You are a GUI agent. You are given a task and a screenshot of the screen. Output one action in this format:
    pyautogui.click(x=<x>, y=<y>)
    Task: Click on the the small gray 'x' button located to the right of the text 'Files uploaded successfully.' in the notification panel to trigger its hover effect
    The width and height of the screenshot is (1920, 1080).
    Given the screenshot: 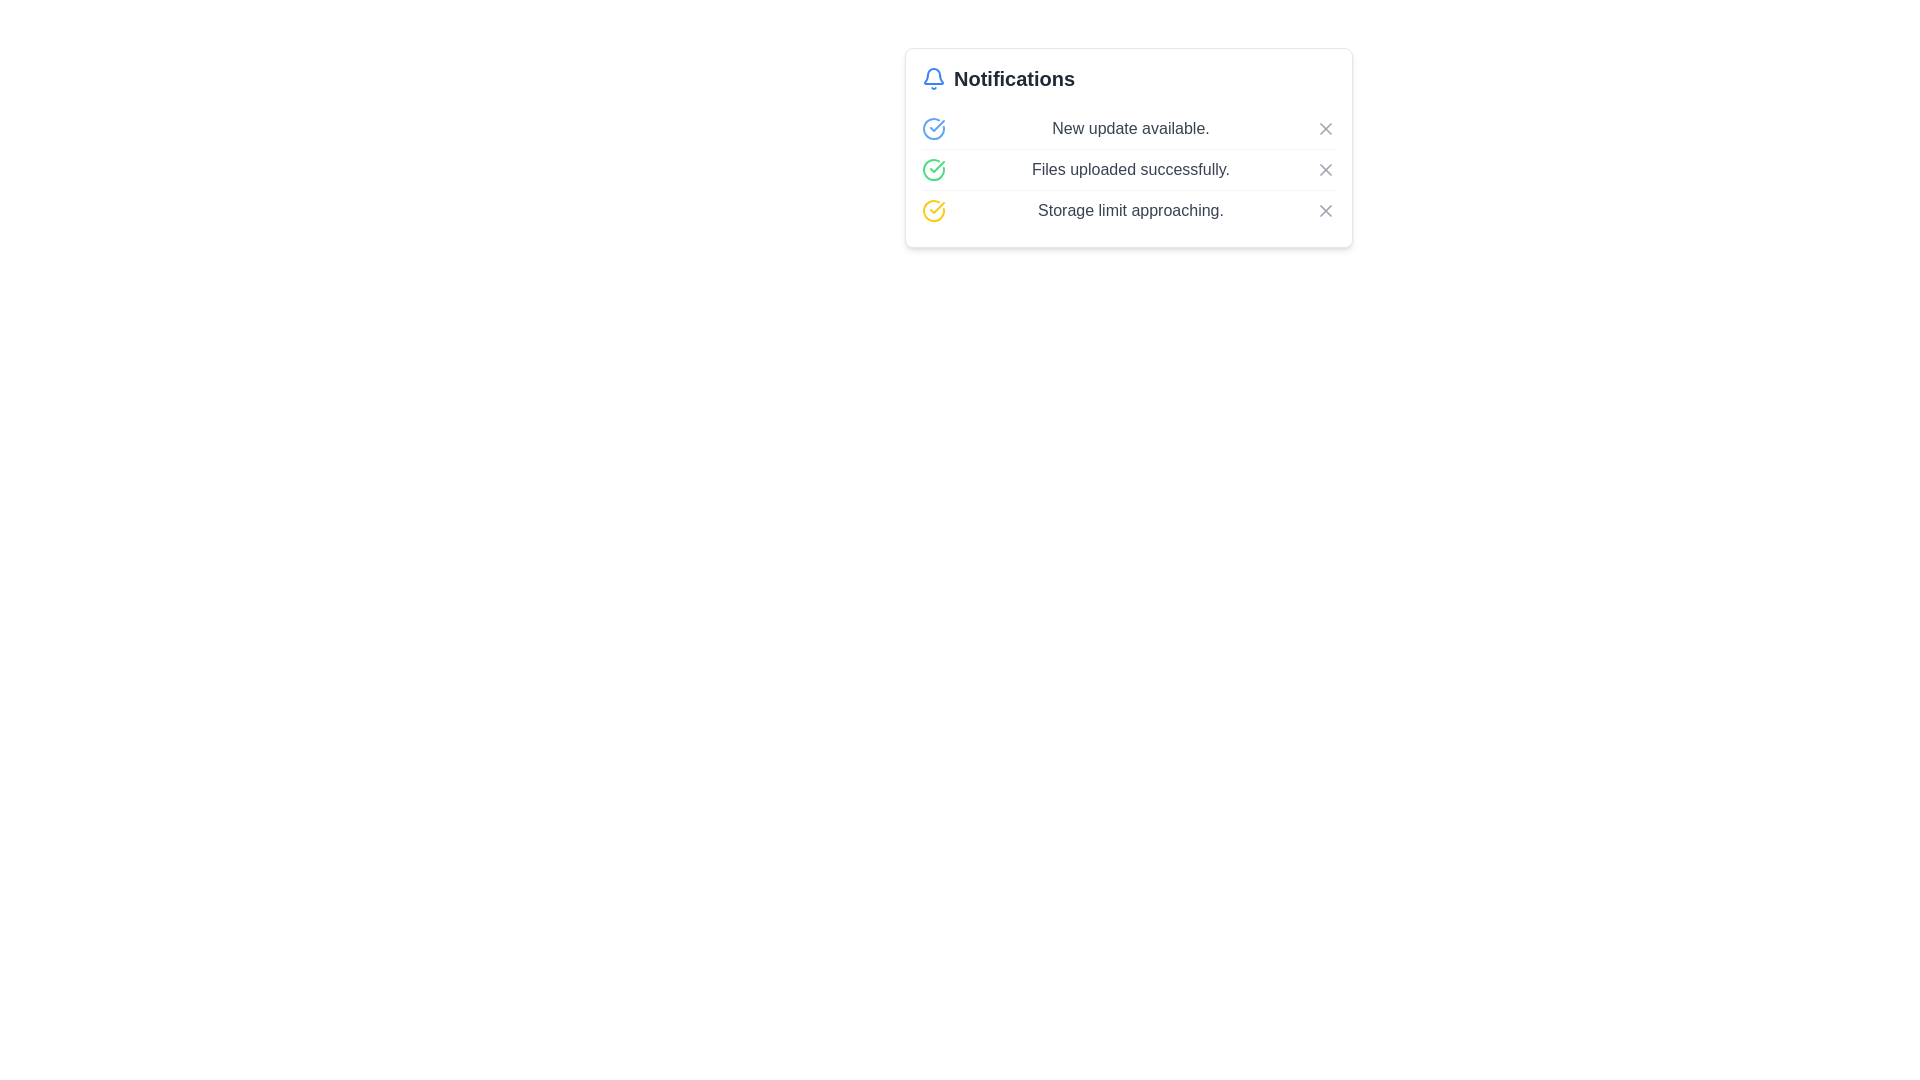 What is the action you would take?
    pyautogui.click(x=1325, y=168)
    